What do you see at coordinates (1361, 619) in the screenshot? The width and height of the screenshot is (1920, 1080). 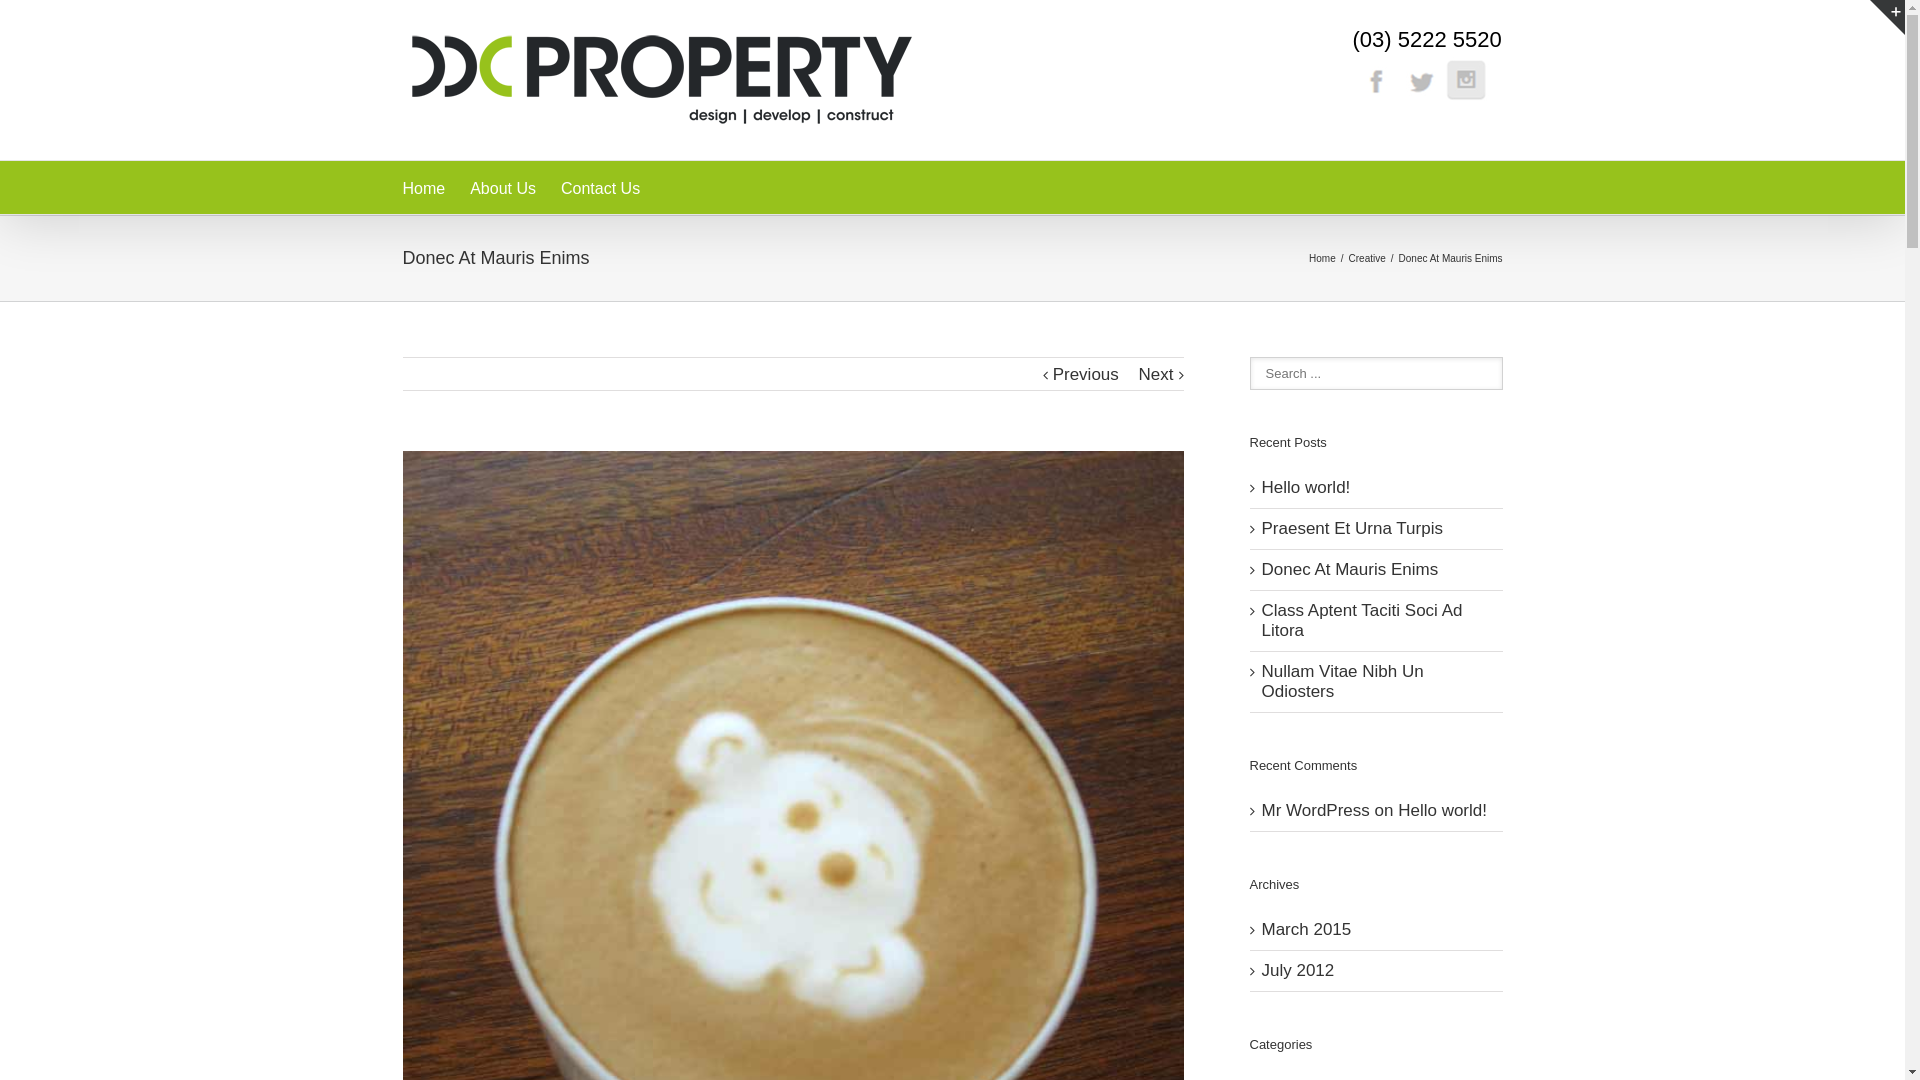 I see `'Class Aptent Taciti Soci Ad Litora'` at bounding box center [1361, 619].